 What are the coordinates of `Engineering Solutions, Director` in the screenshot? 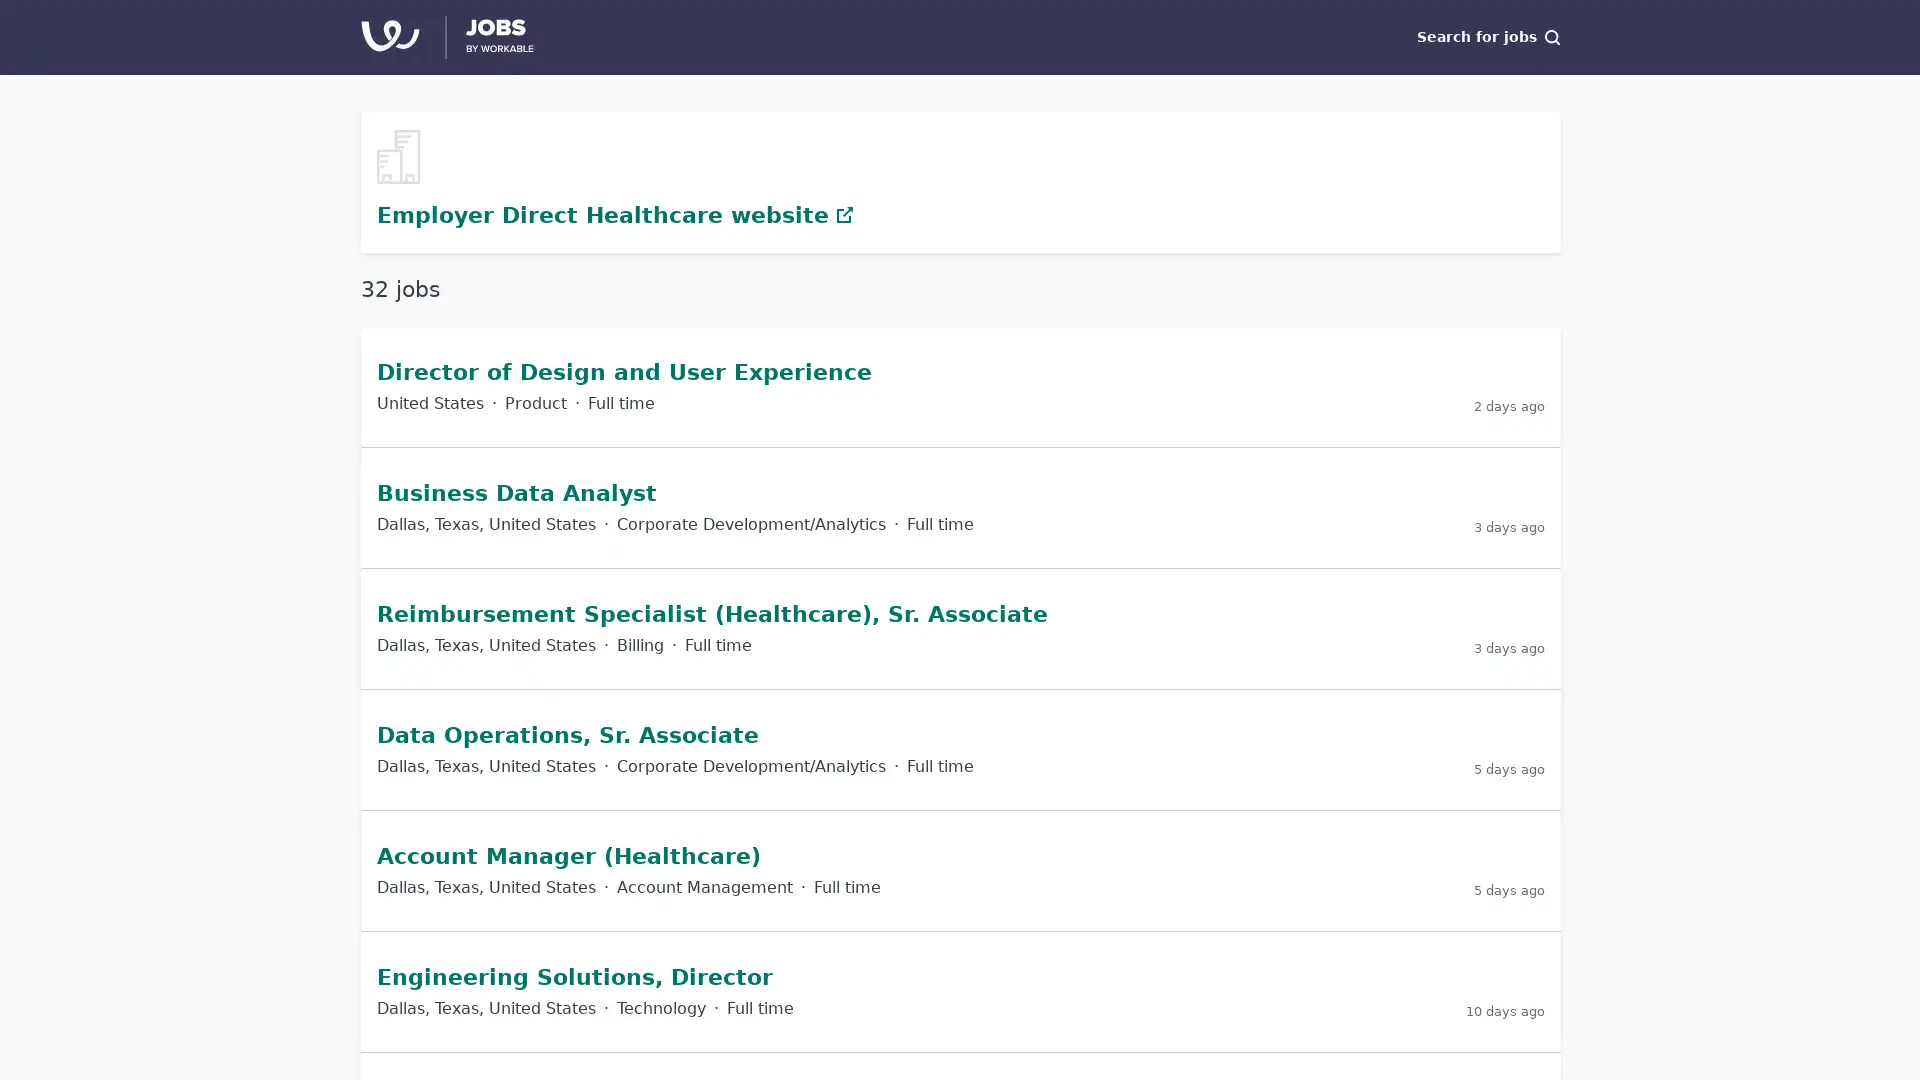 It's located at (574, 975).